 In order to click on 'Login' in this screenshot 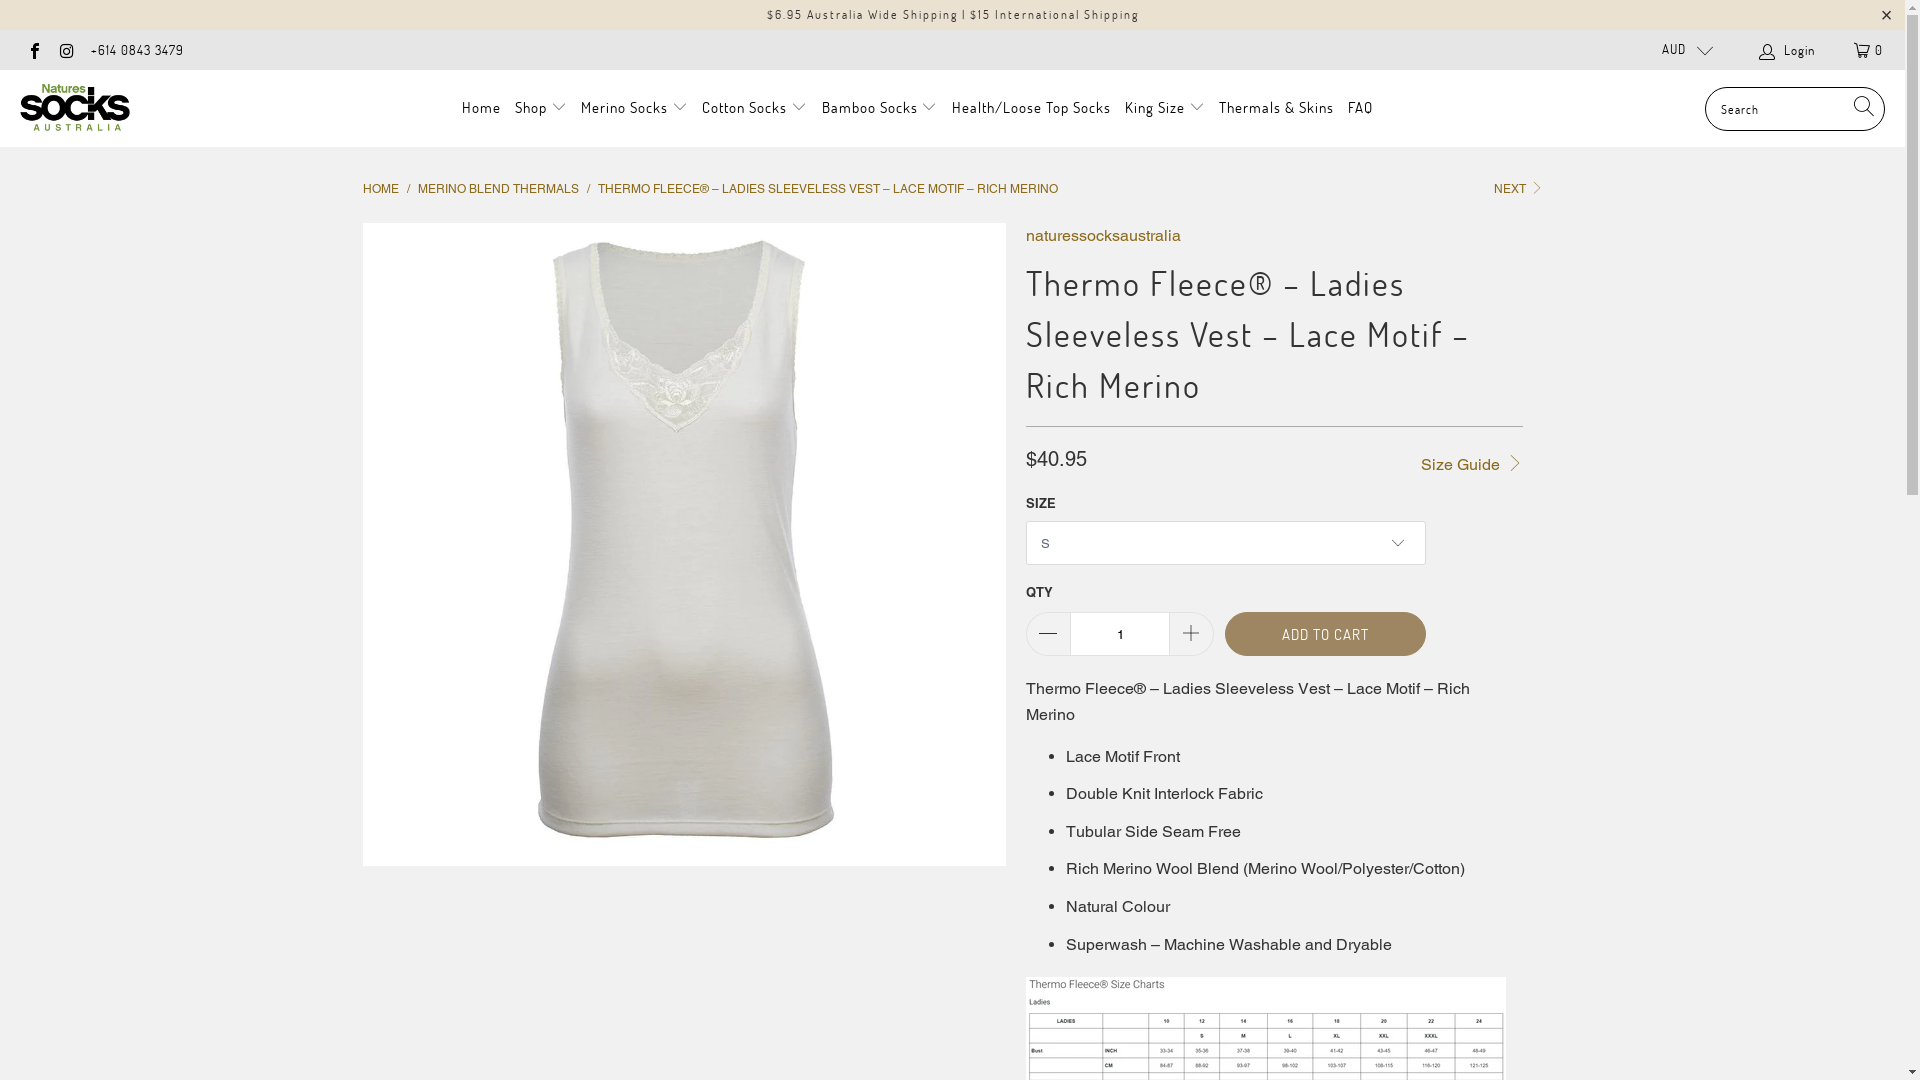, I will do `click(1788, 49)`.